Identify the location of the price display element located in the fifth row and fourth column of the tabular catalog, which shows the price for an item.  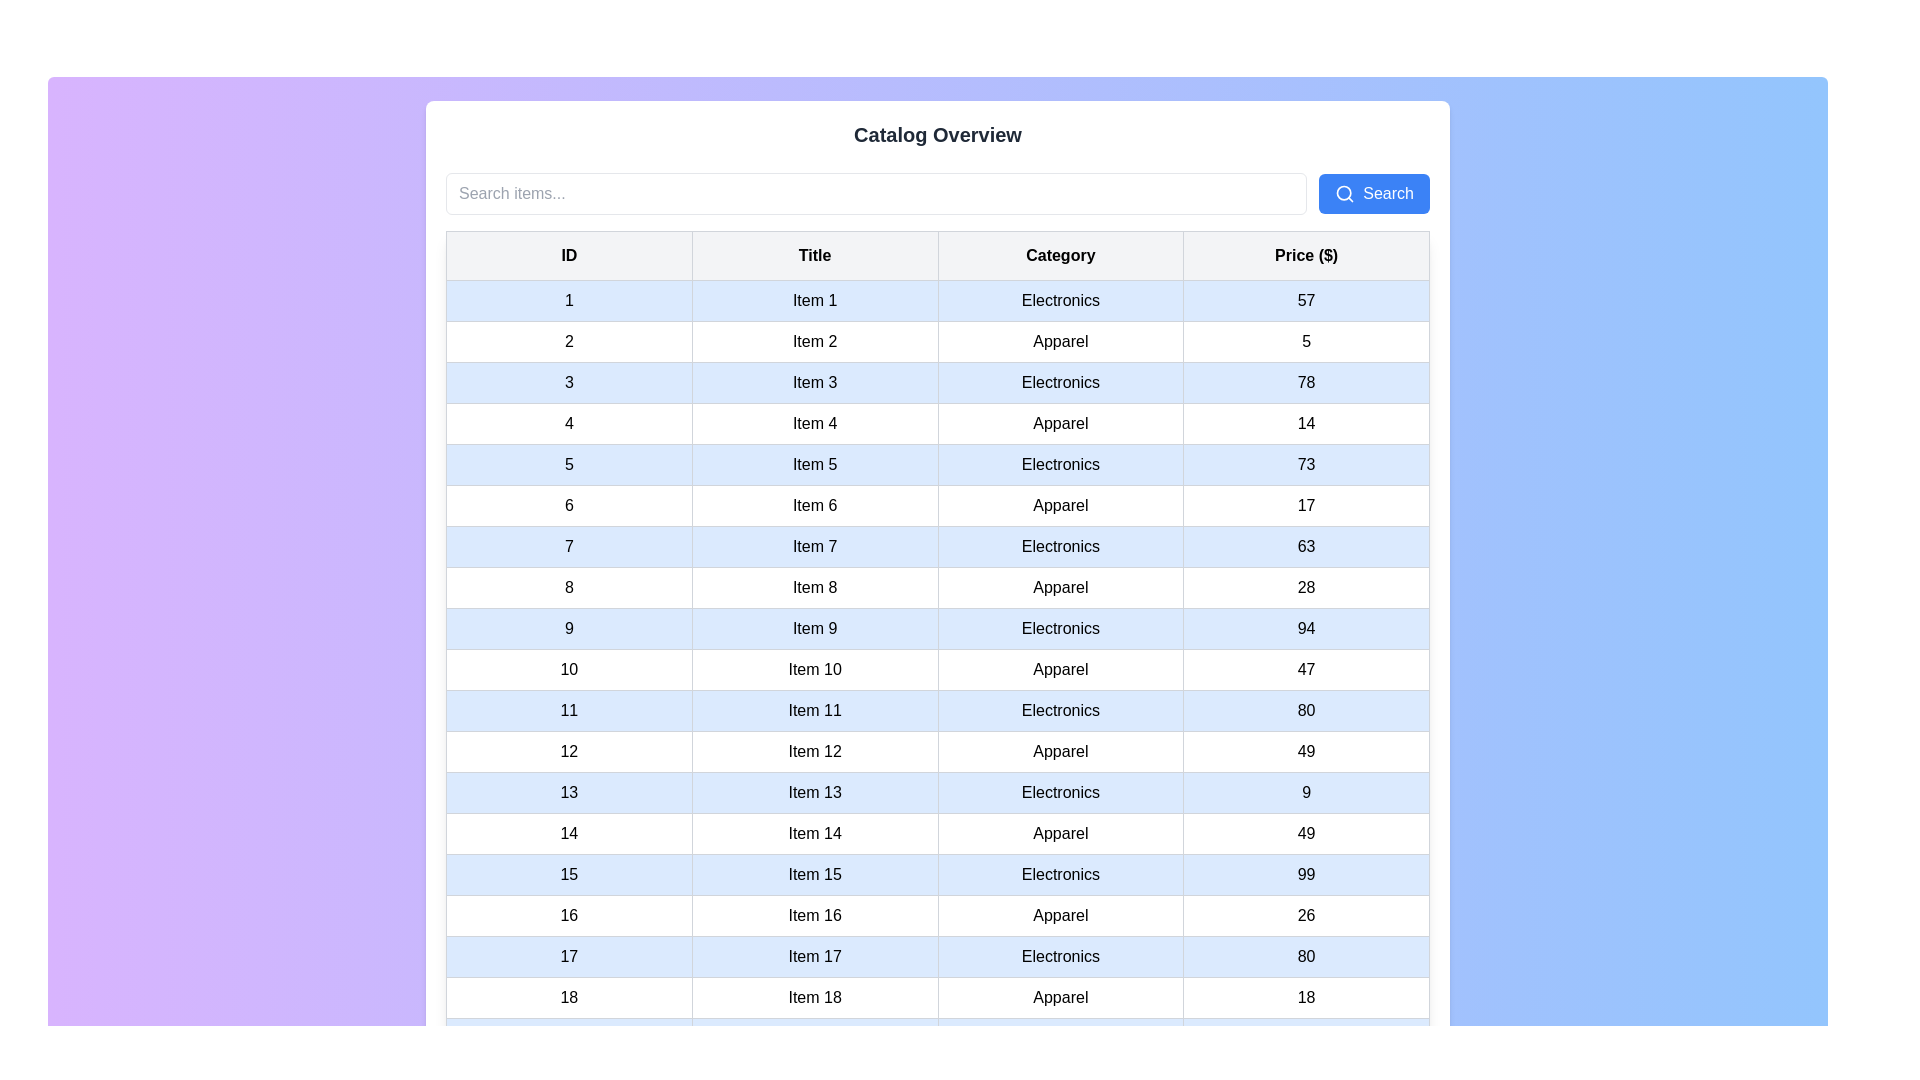
(1306, 465).